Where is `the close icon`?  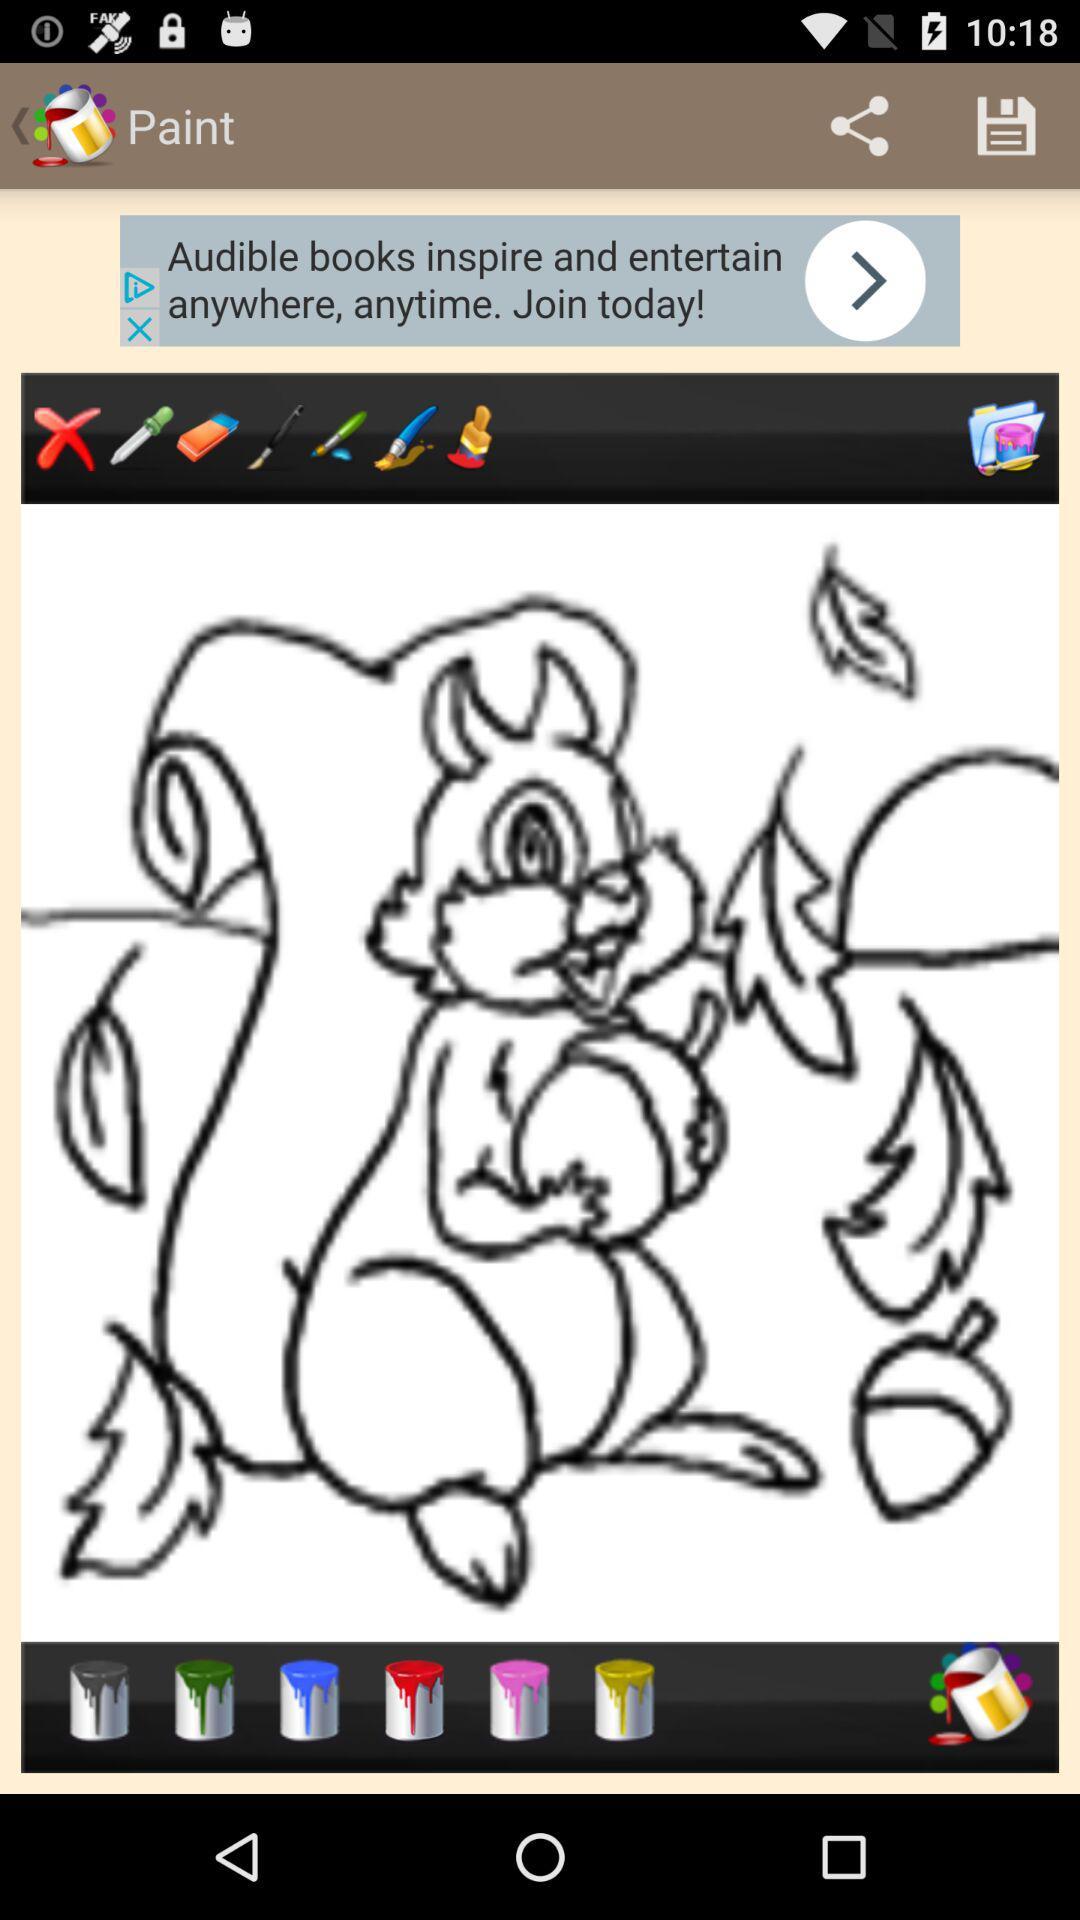
the close icon is located at coordinates (66, 467).